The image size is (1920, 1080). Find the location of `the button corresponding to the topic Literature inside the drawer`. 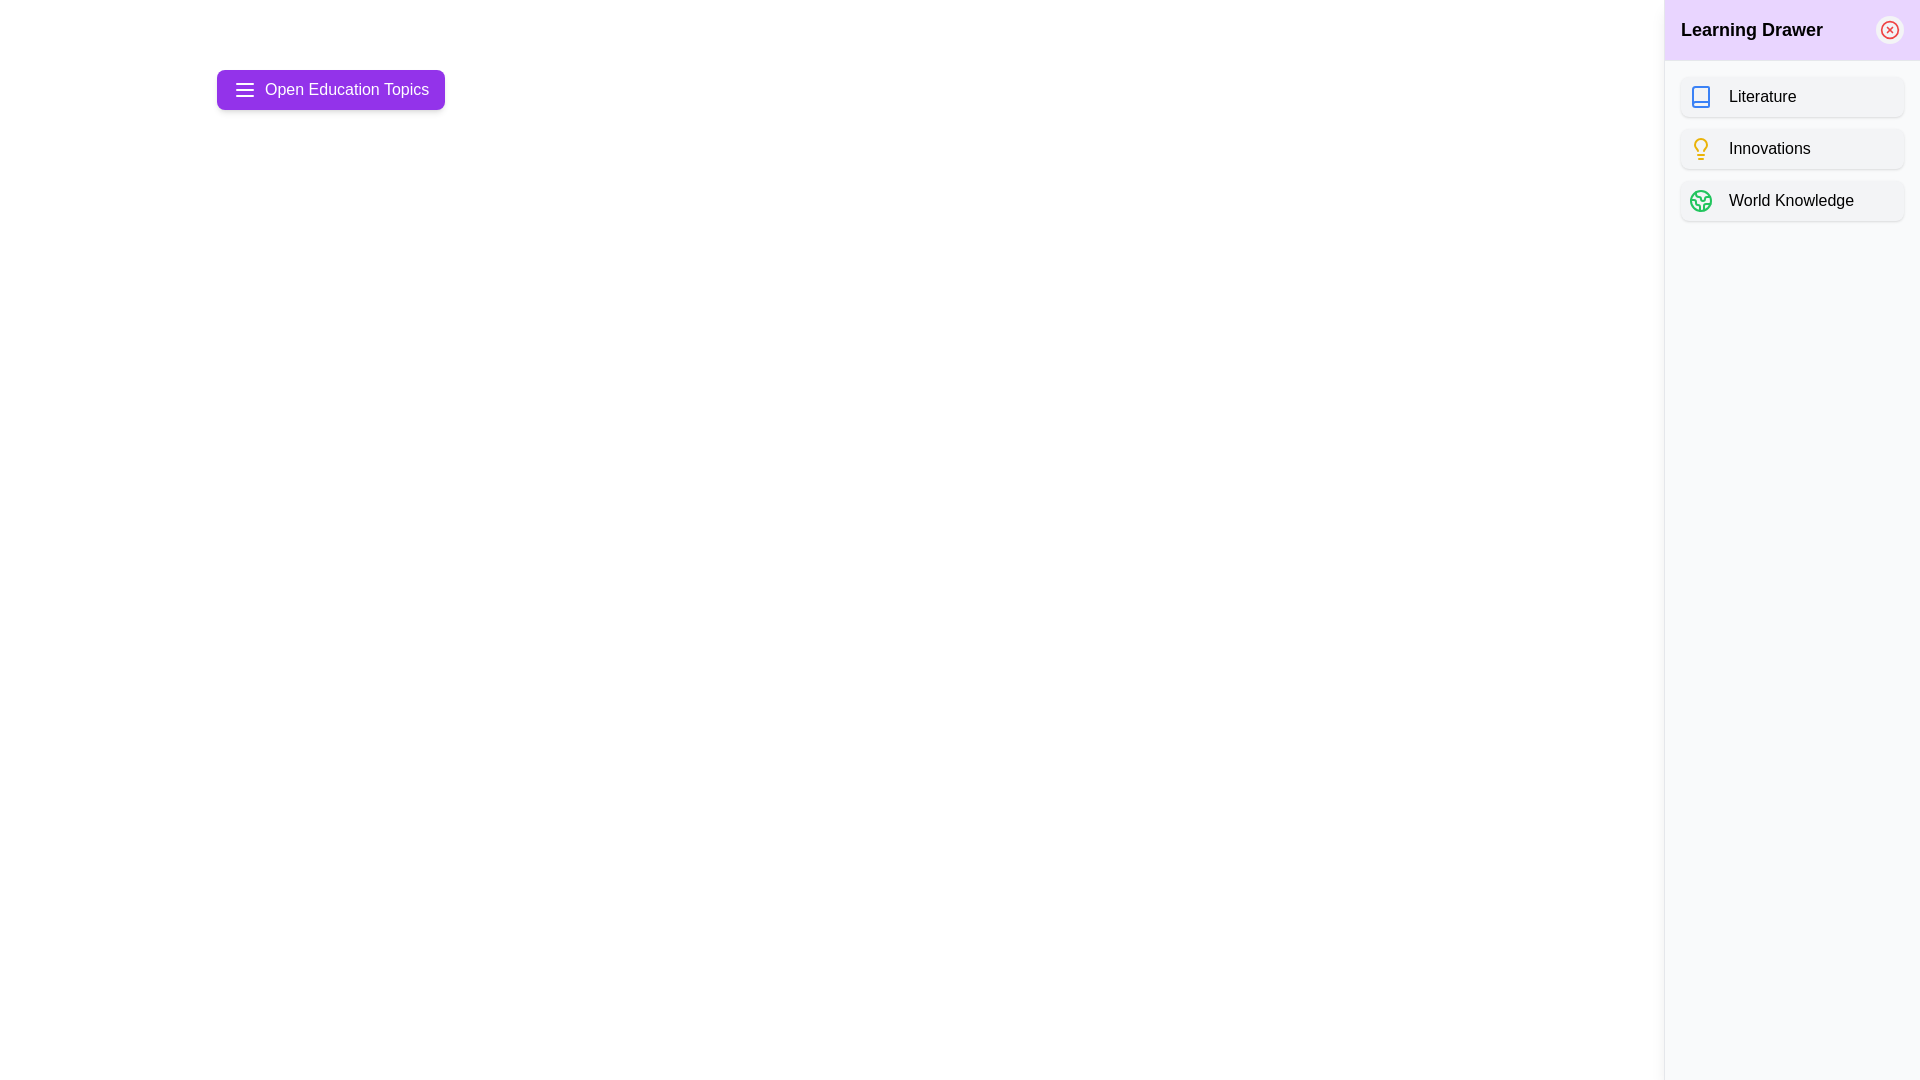

the button corresponding to the topic Literature inside the drawer is located at coordinates (1792, 96).